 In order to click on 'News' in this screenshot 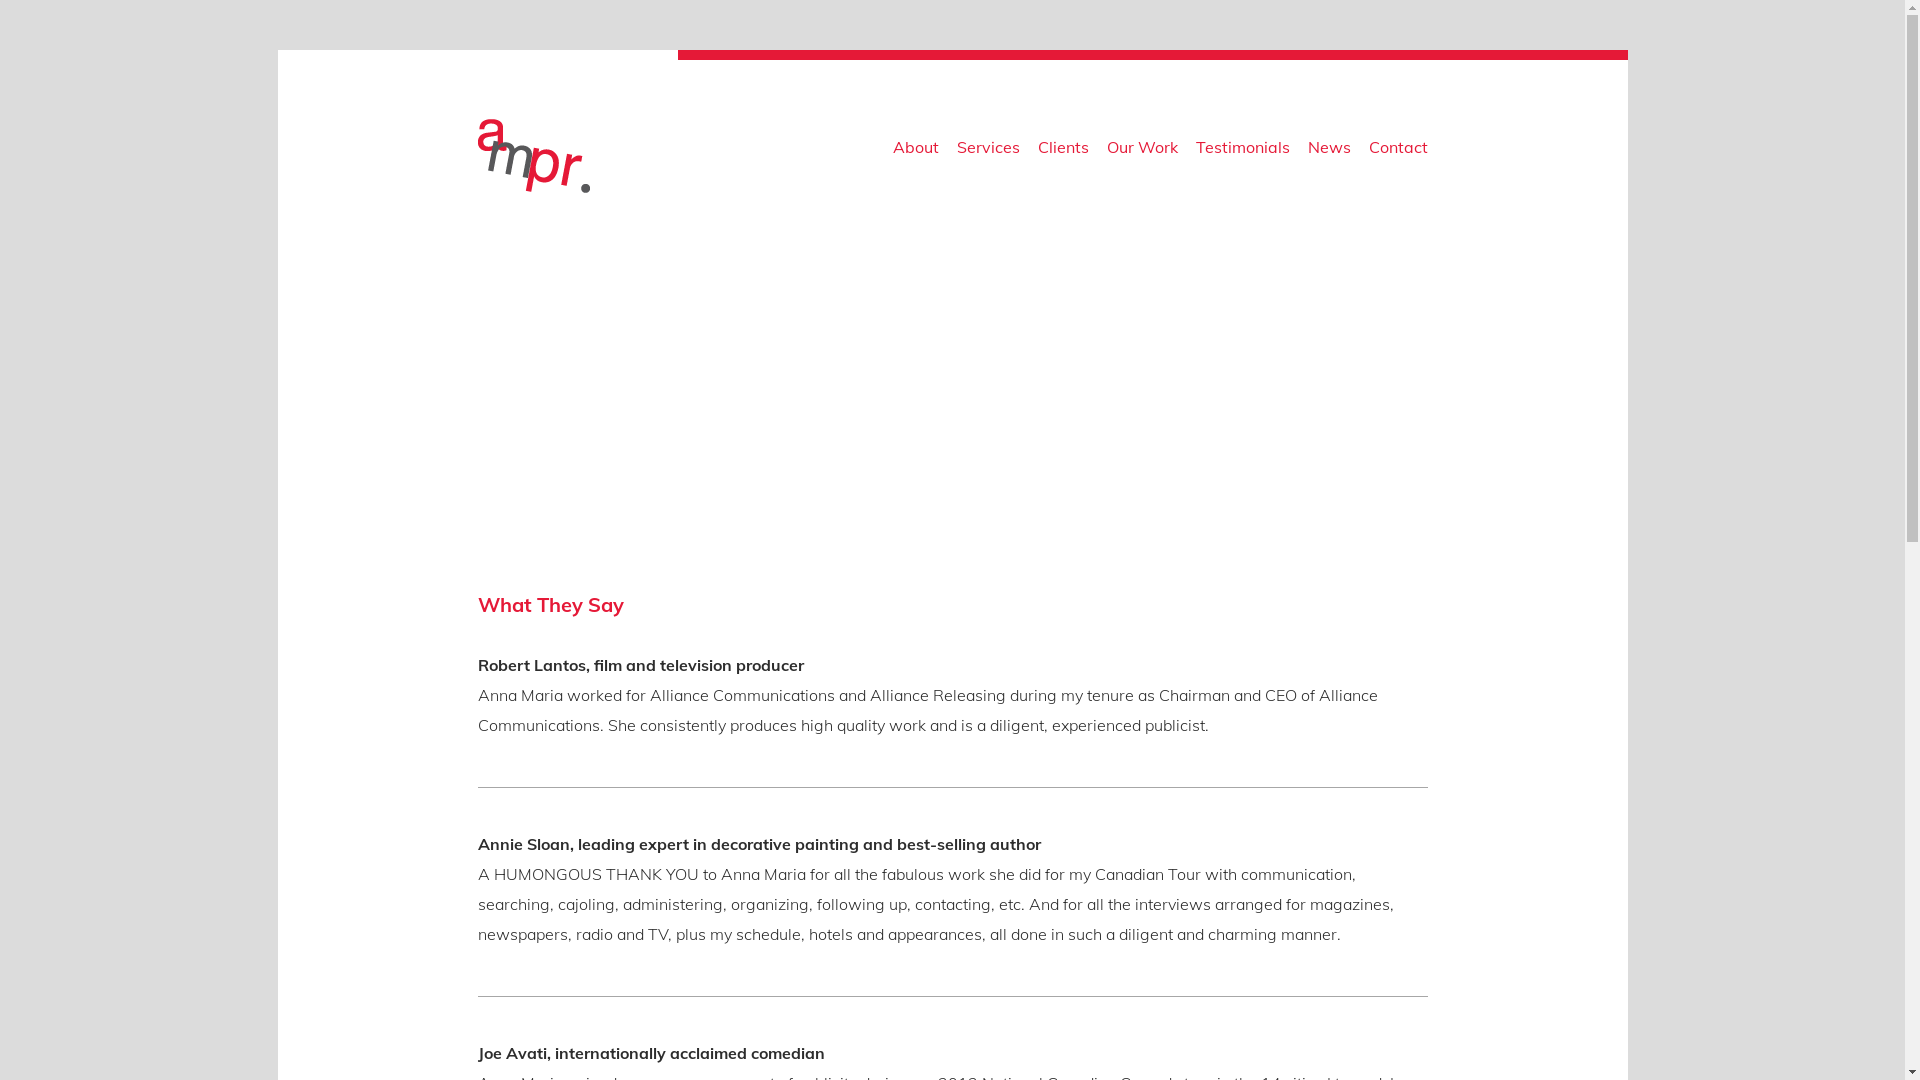, I will do `click(1329, 150)`.